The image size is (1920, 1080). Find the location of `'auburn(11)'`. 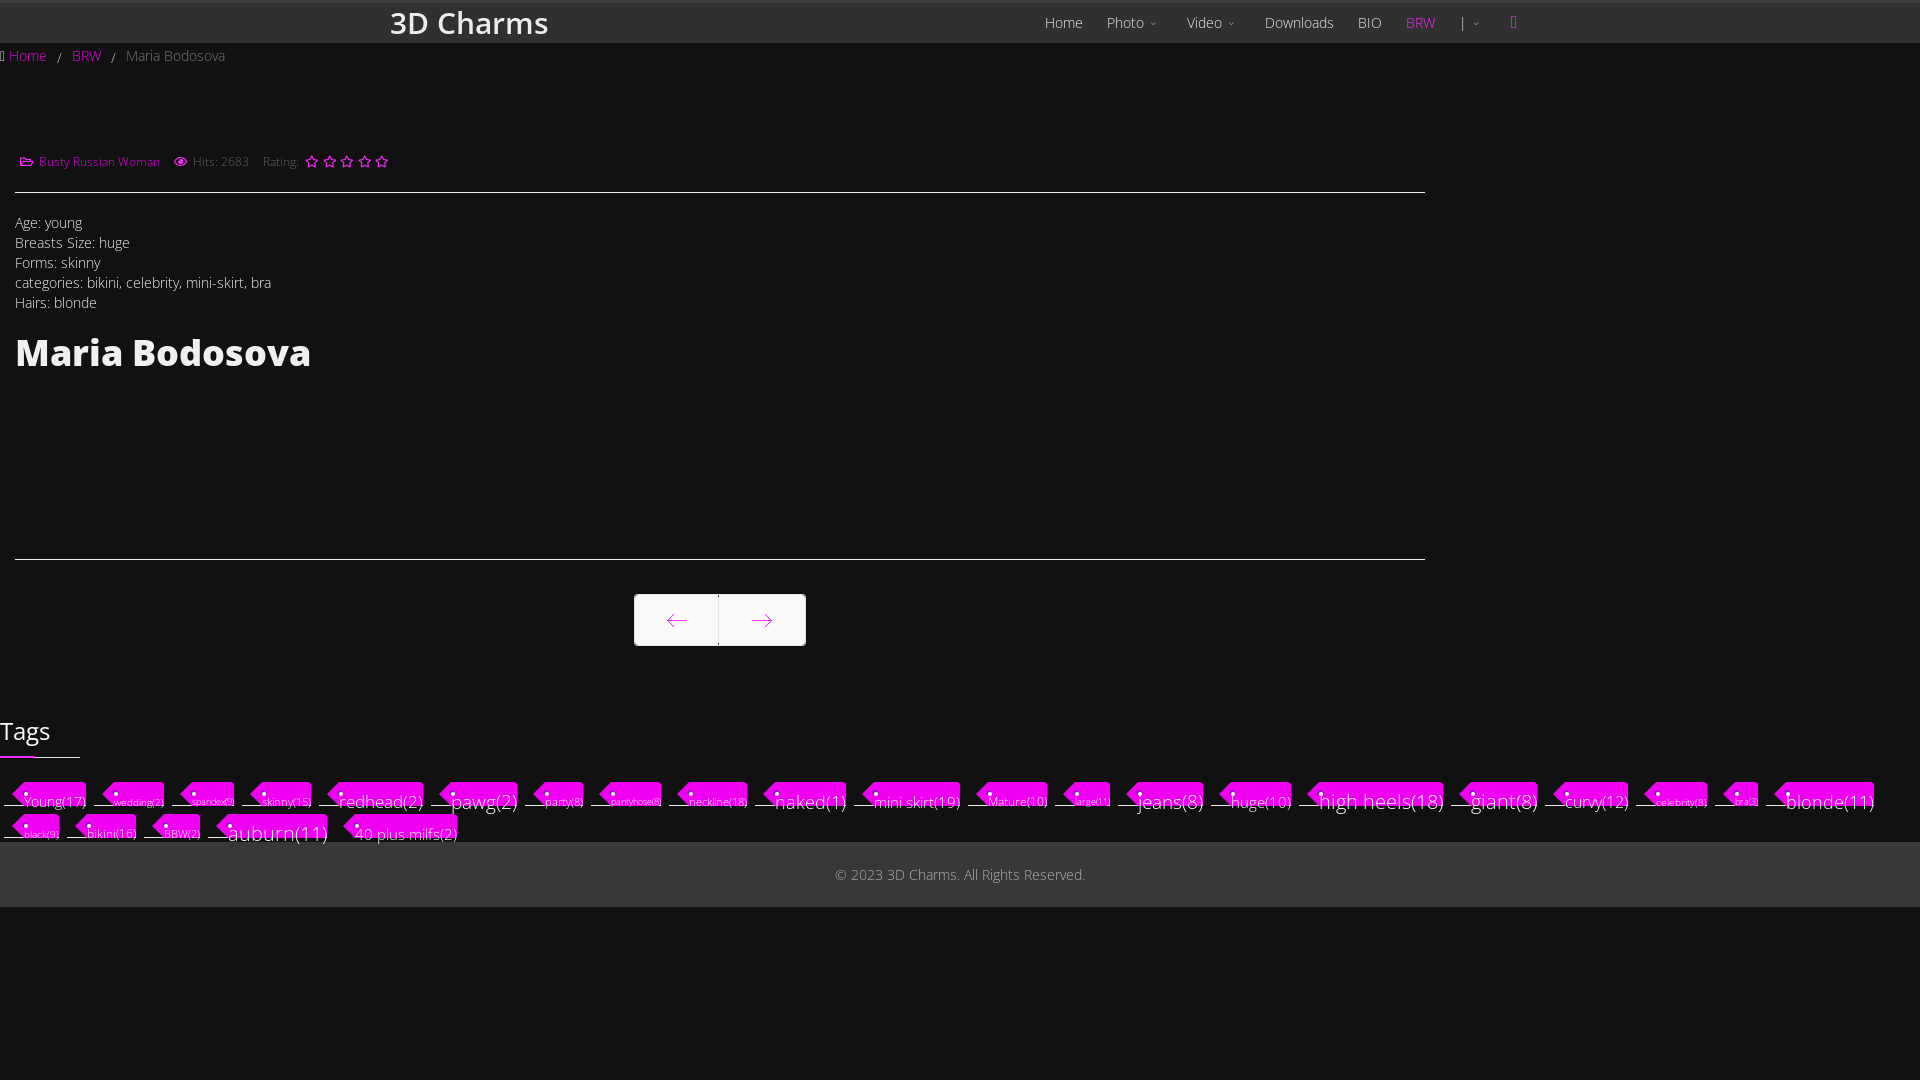

'auburn(11)' is located at coordinates (276, 825).